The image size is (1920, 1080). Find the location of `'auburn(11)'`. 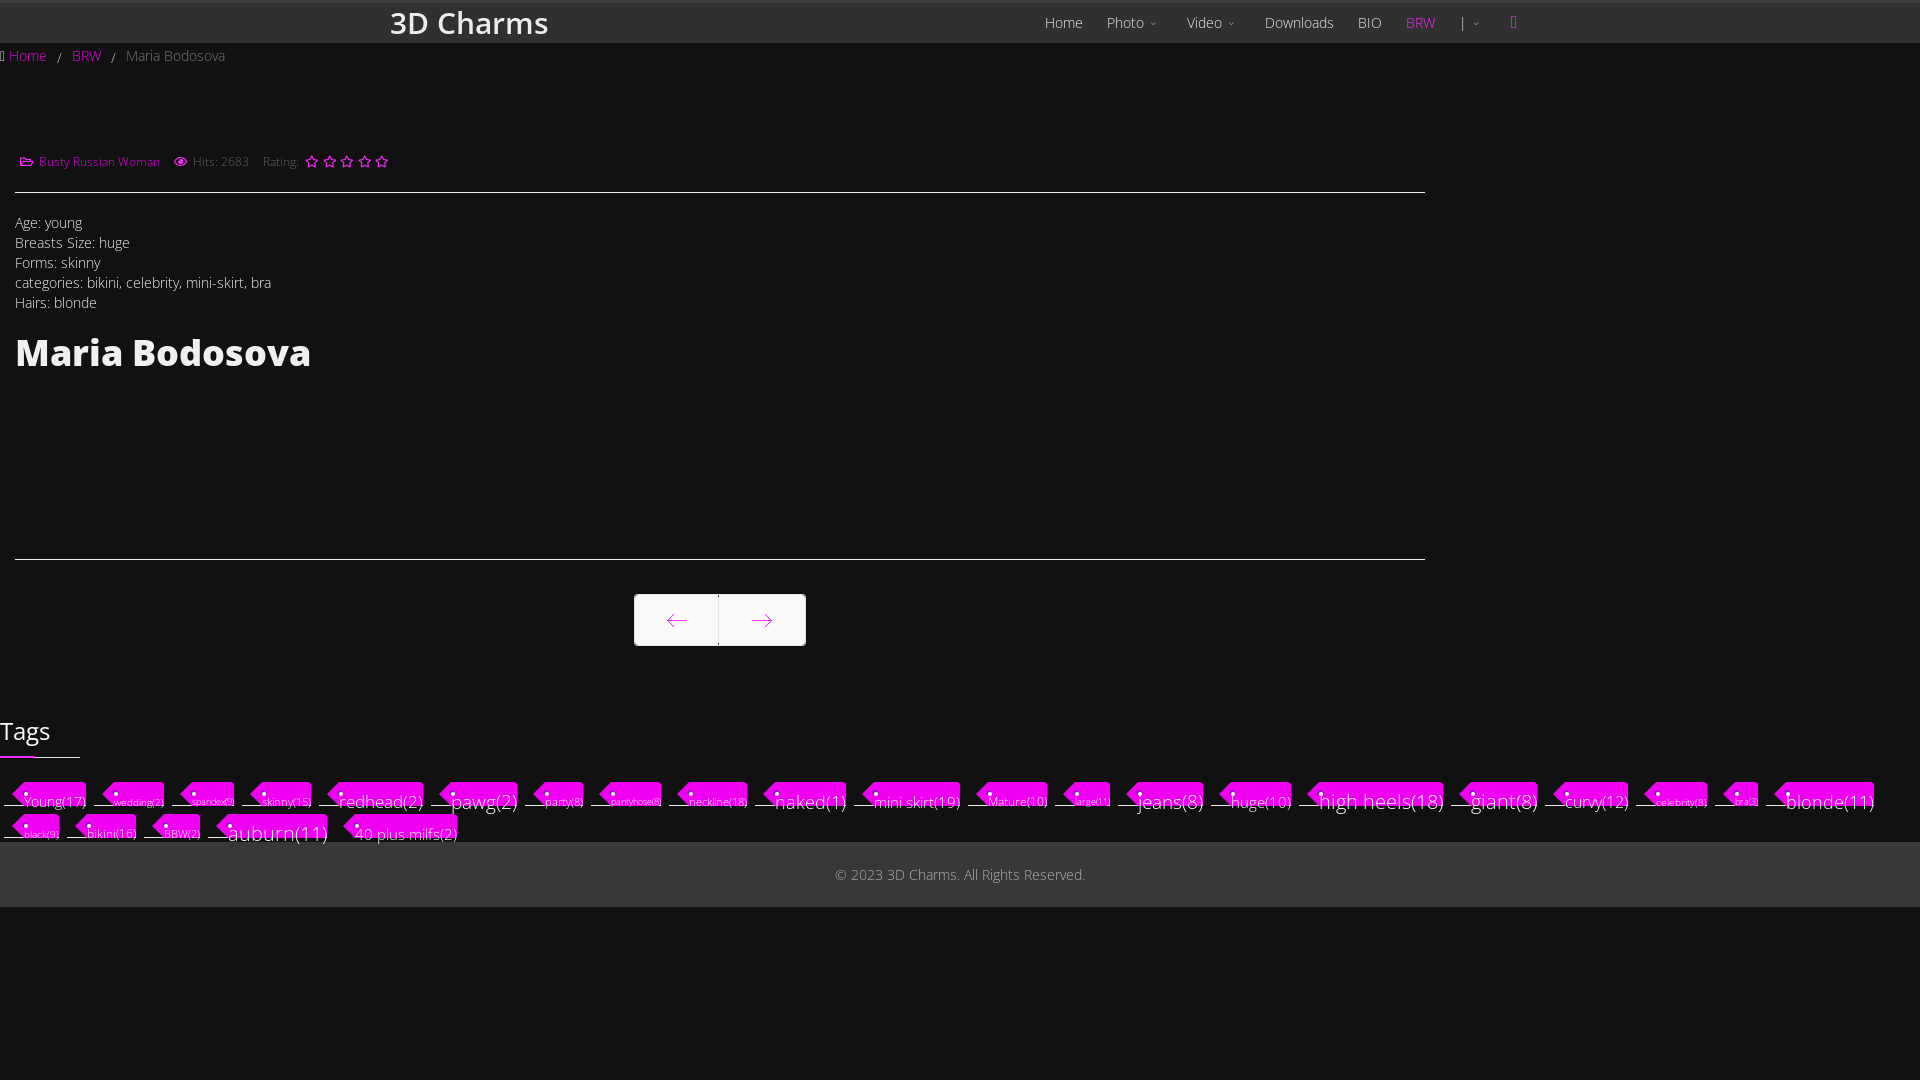

'auburn(11)' is located at coordinates (276, 825).